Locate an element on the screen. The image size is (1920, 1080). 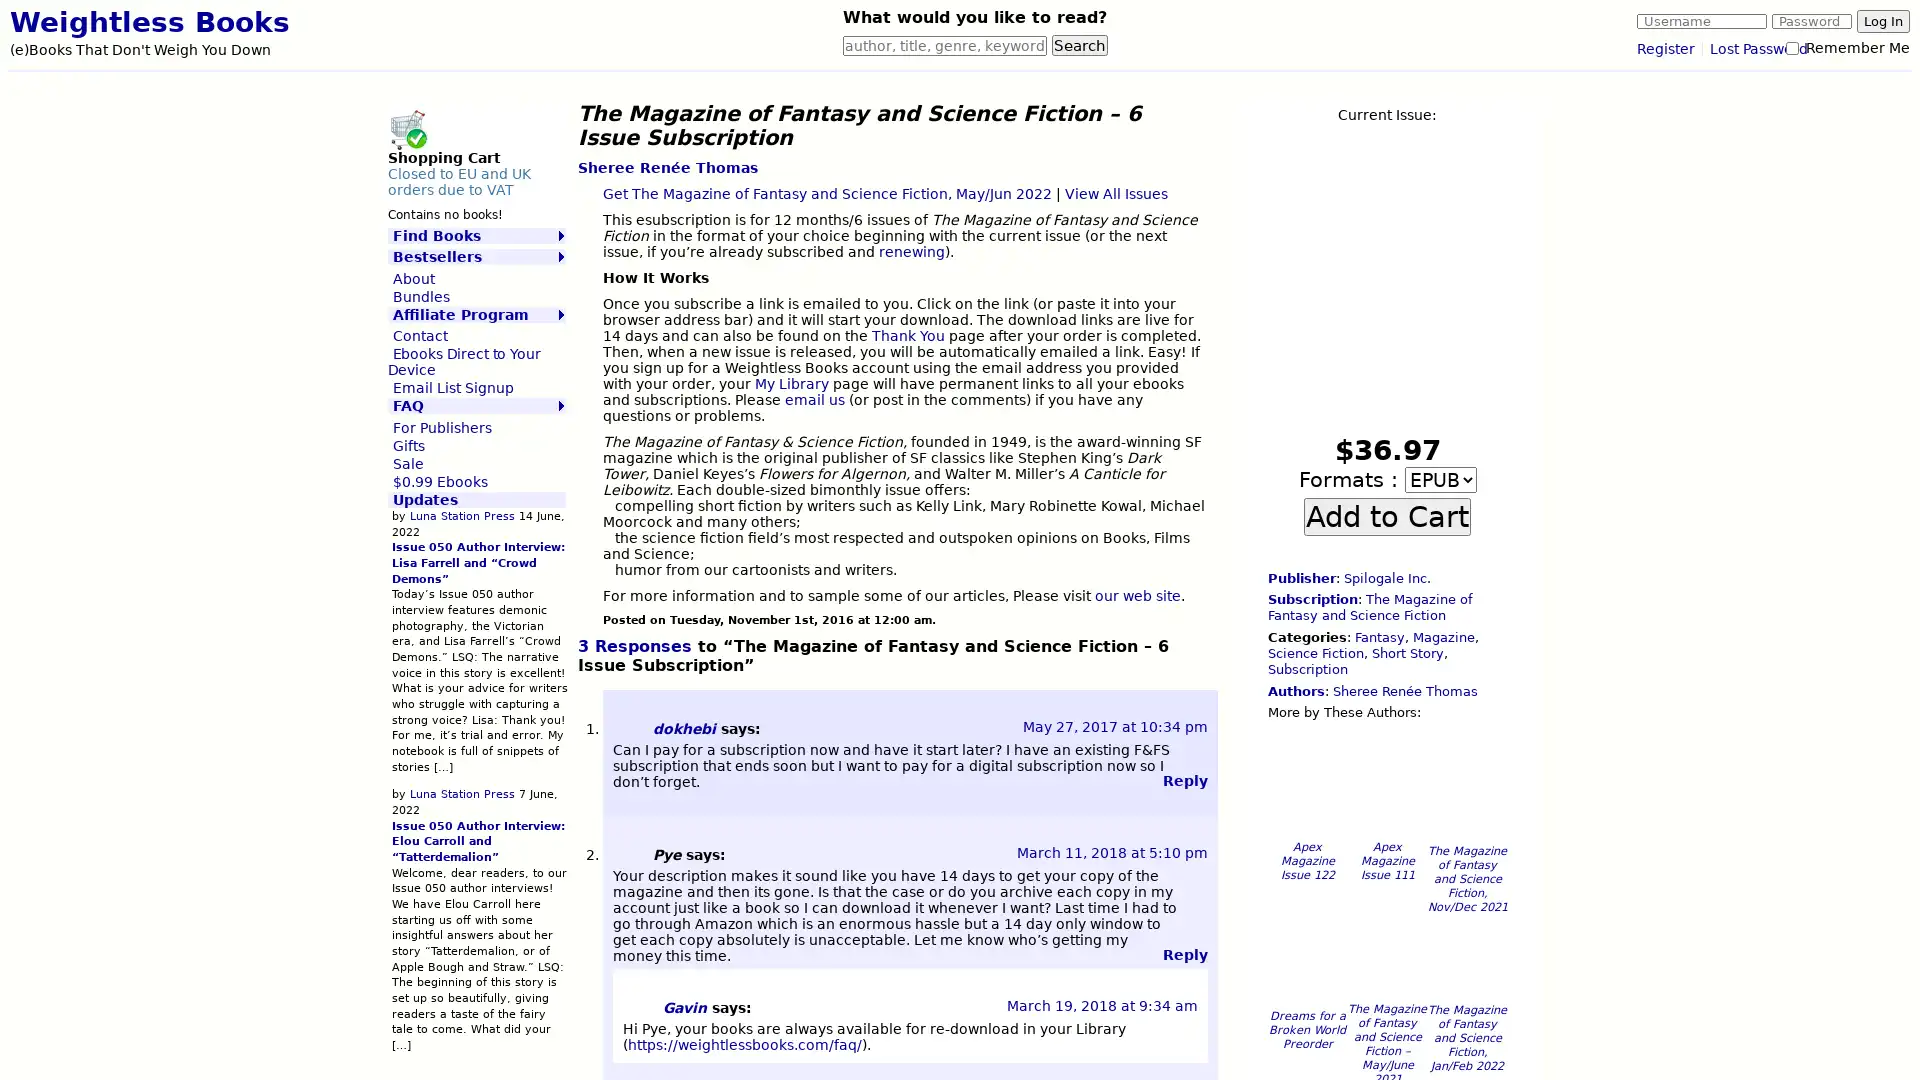
Log In is located at coordinates (1882, 21).